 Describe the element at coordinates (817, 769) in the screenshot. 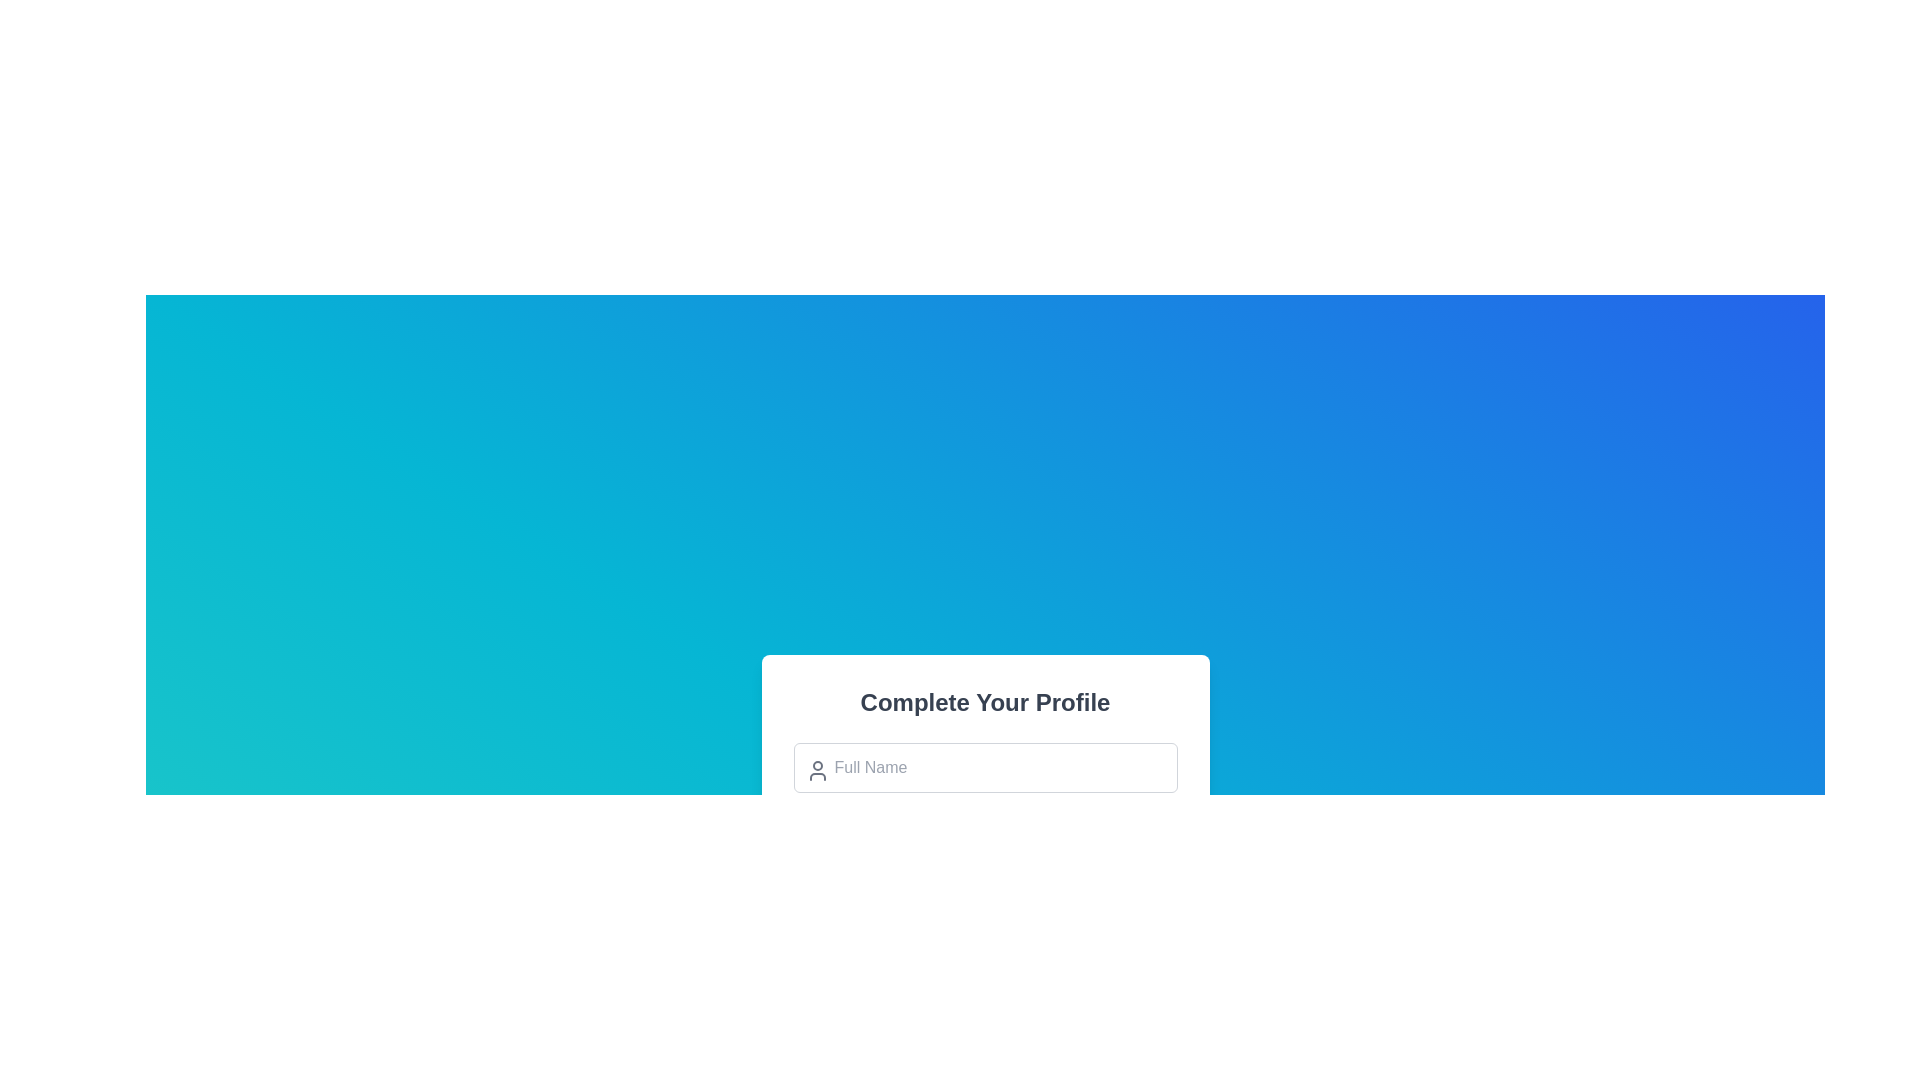

I see `the decorative icon located on the left side of the text input field, which indicates the type of input expected for profile-related information` at that location.